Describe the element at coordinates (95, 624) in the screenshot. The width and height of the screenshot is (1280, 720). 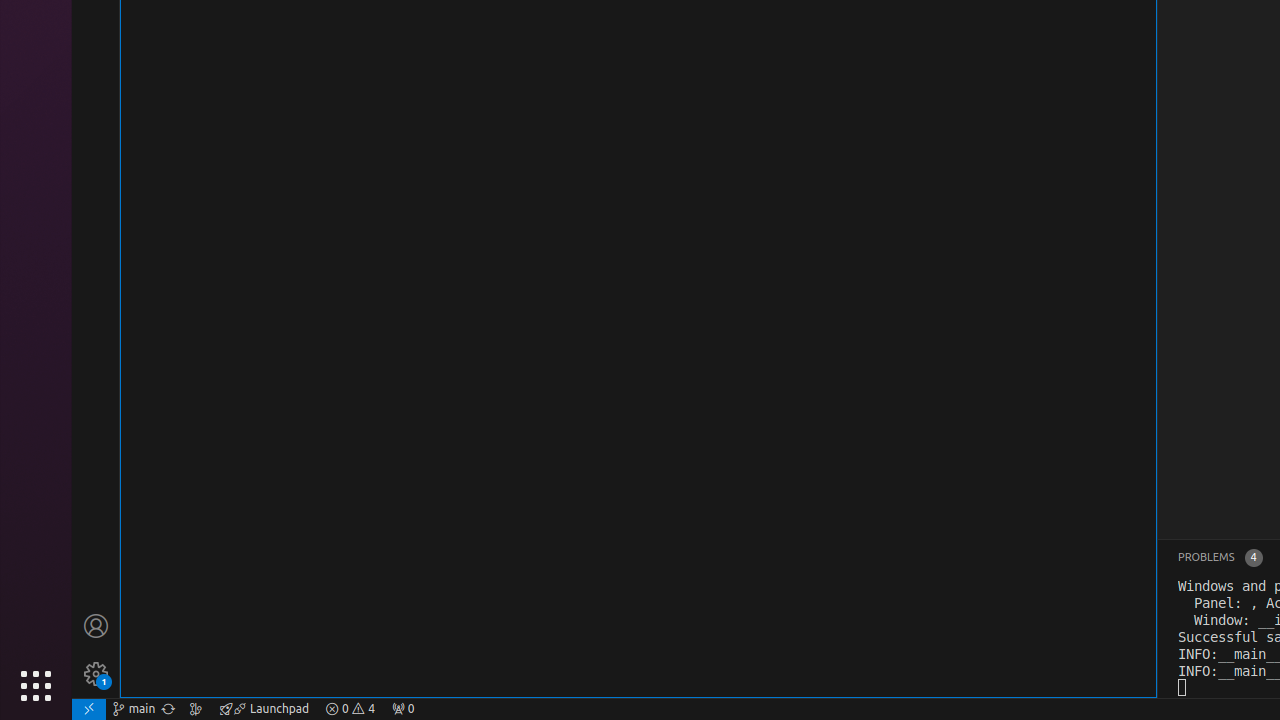
I see `'Accounts'` at that location.